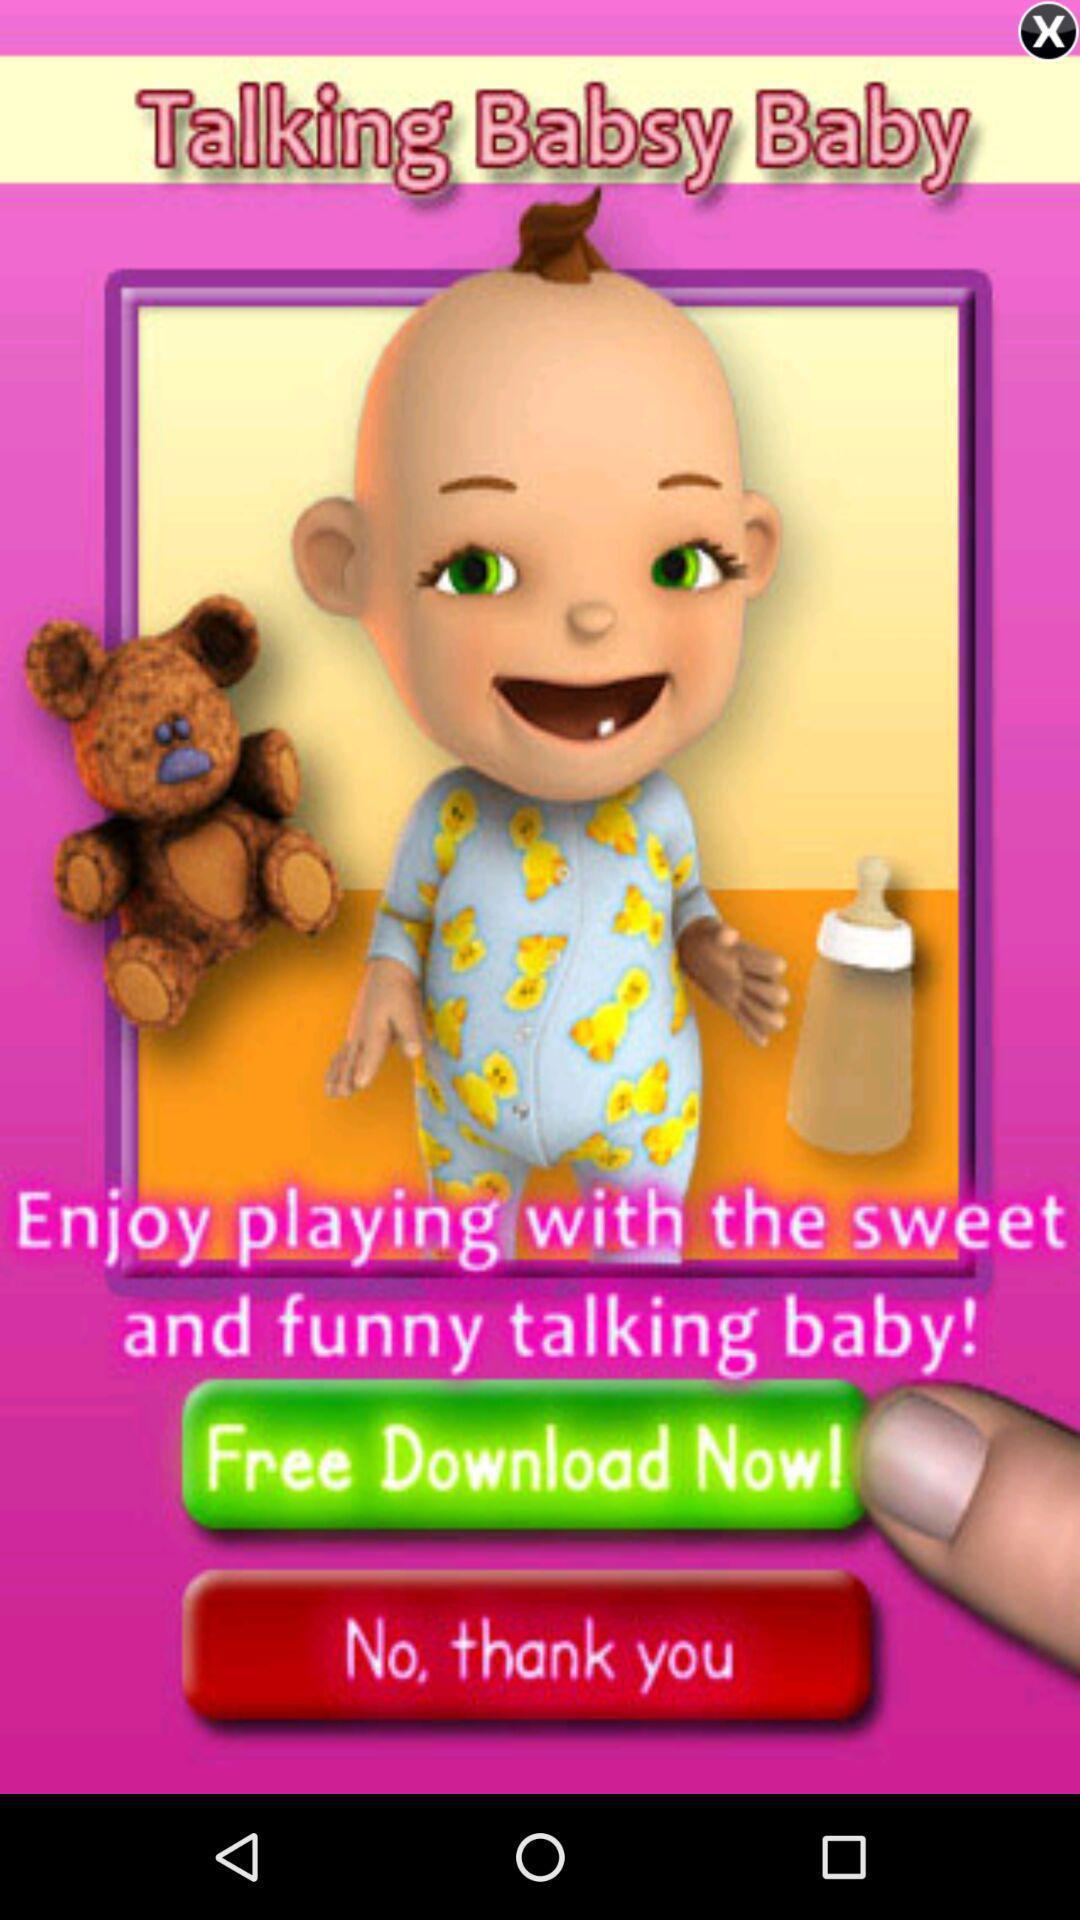 This screenshot has height=1920, width=1080. What do you see at coordinates (1047, 33) in the screenshot?
I see `the close icon` at bounding box center [1047, 33].